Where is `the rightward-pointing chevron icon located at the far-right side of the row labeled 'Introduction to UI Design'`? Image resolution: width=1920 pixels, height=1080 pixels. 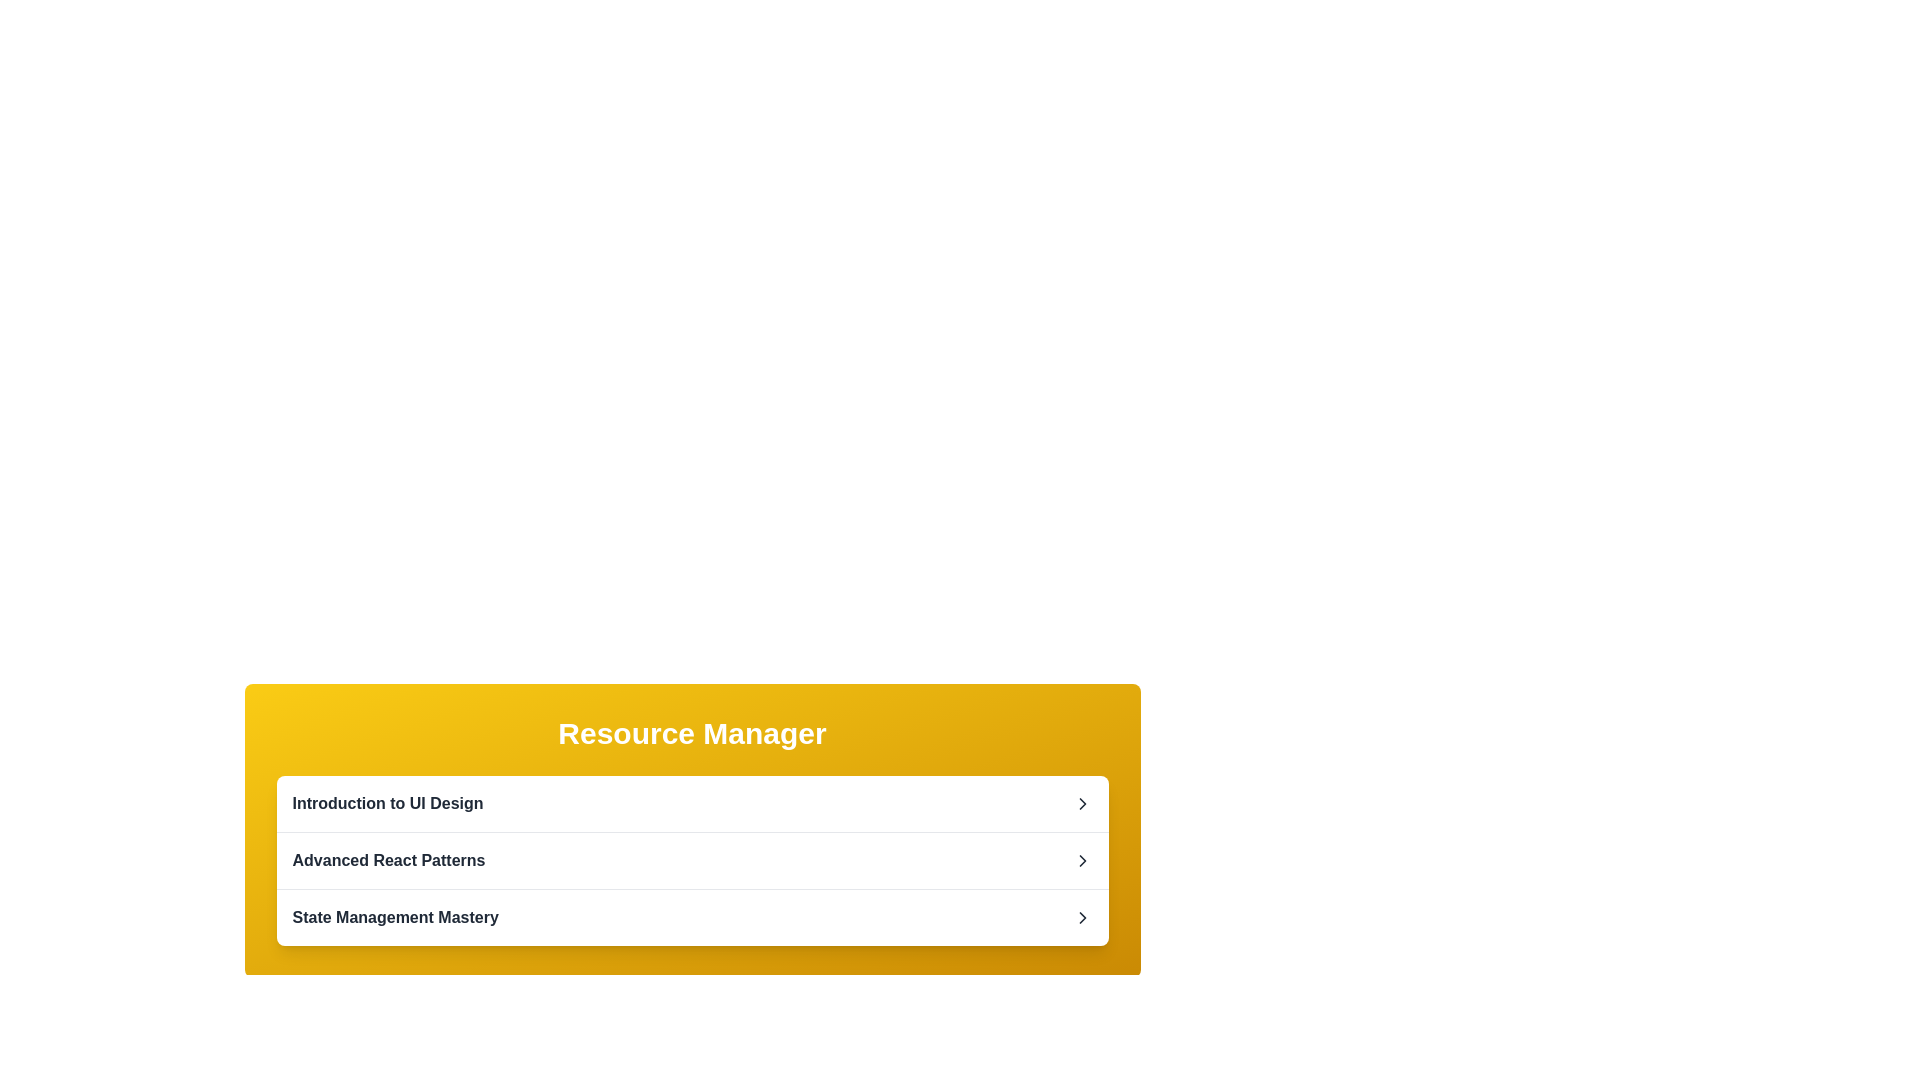 the rightward-pointing chevron icon located at the far-right side of the row labeled 'Introduction to UI Design' is located at coordinates (1081, 802).